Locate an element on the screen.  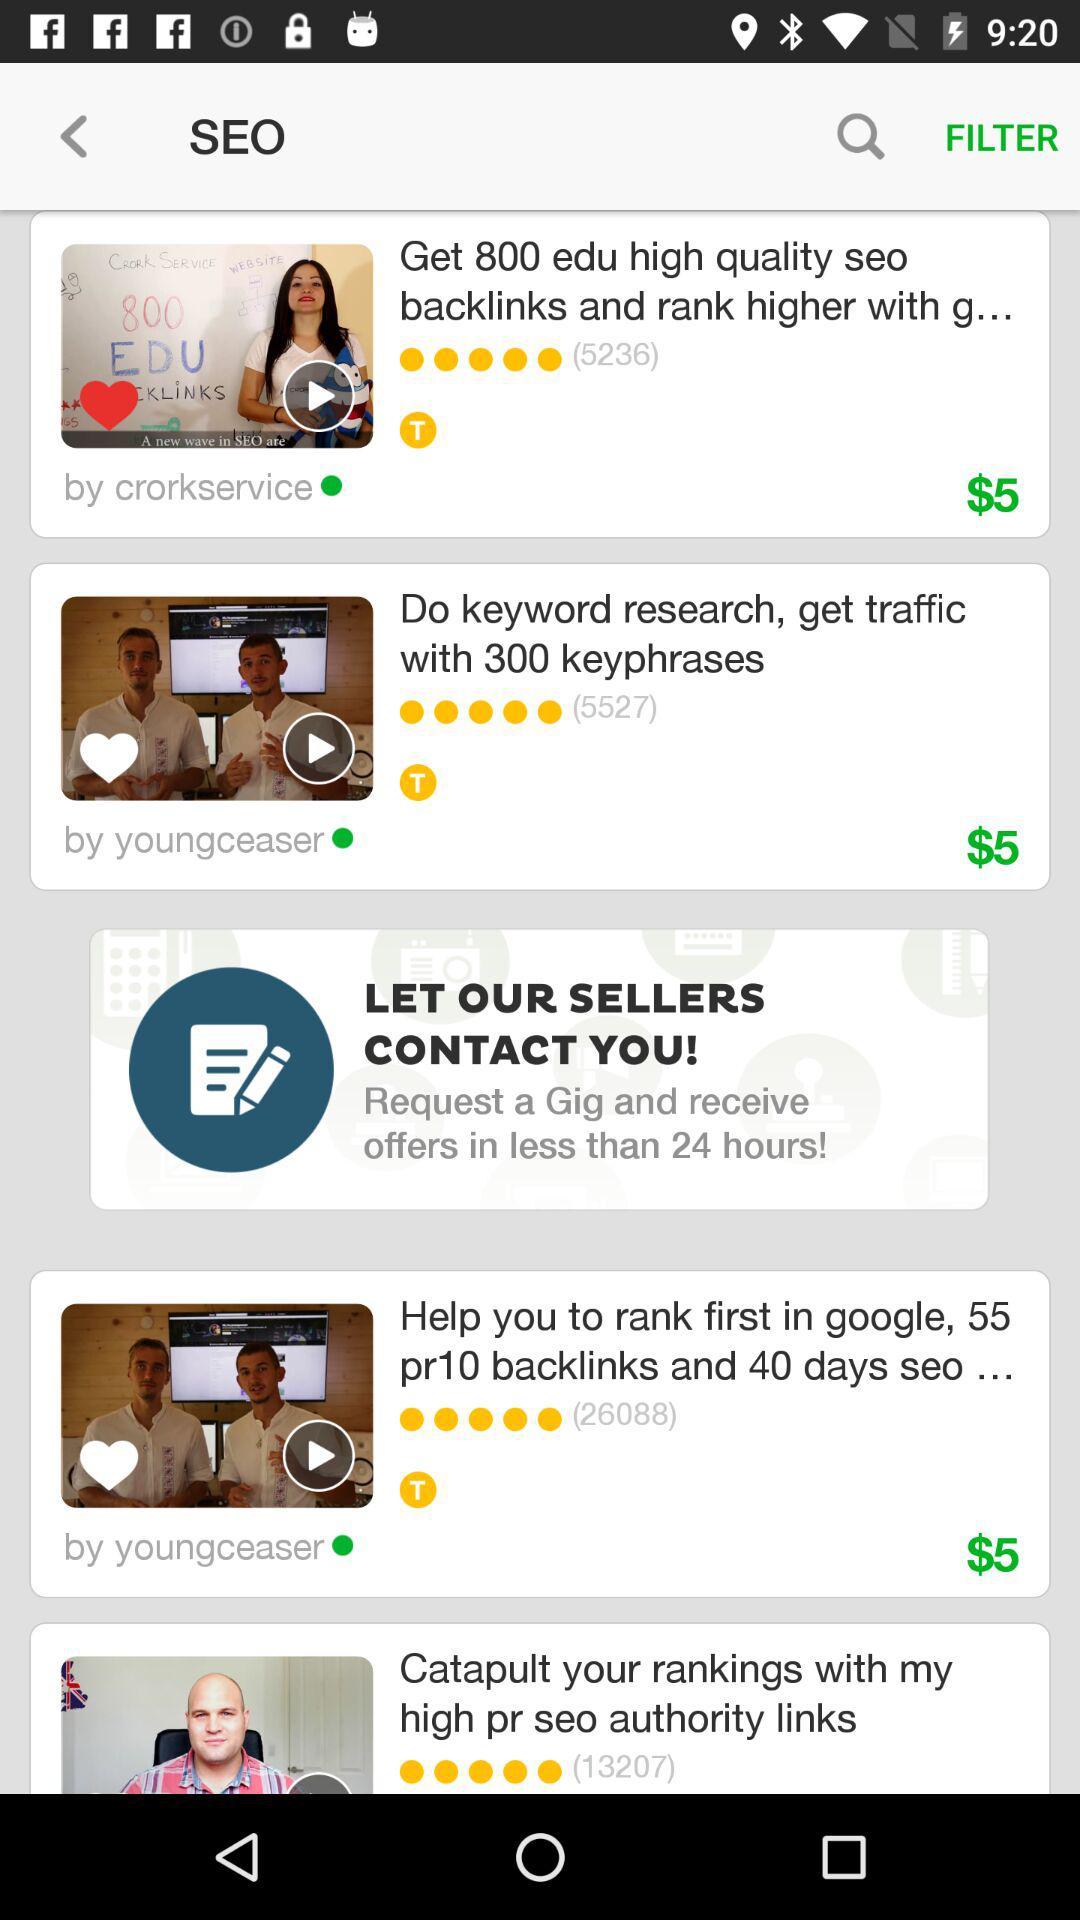
item above the request a gig icon is located at coordinates (571, 1026).